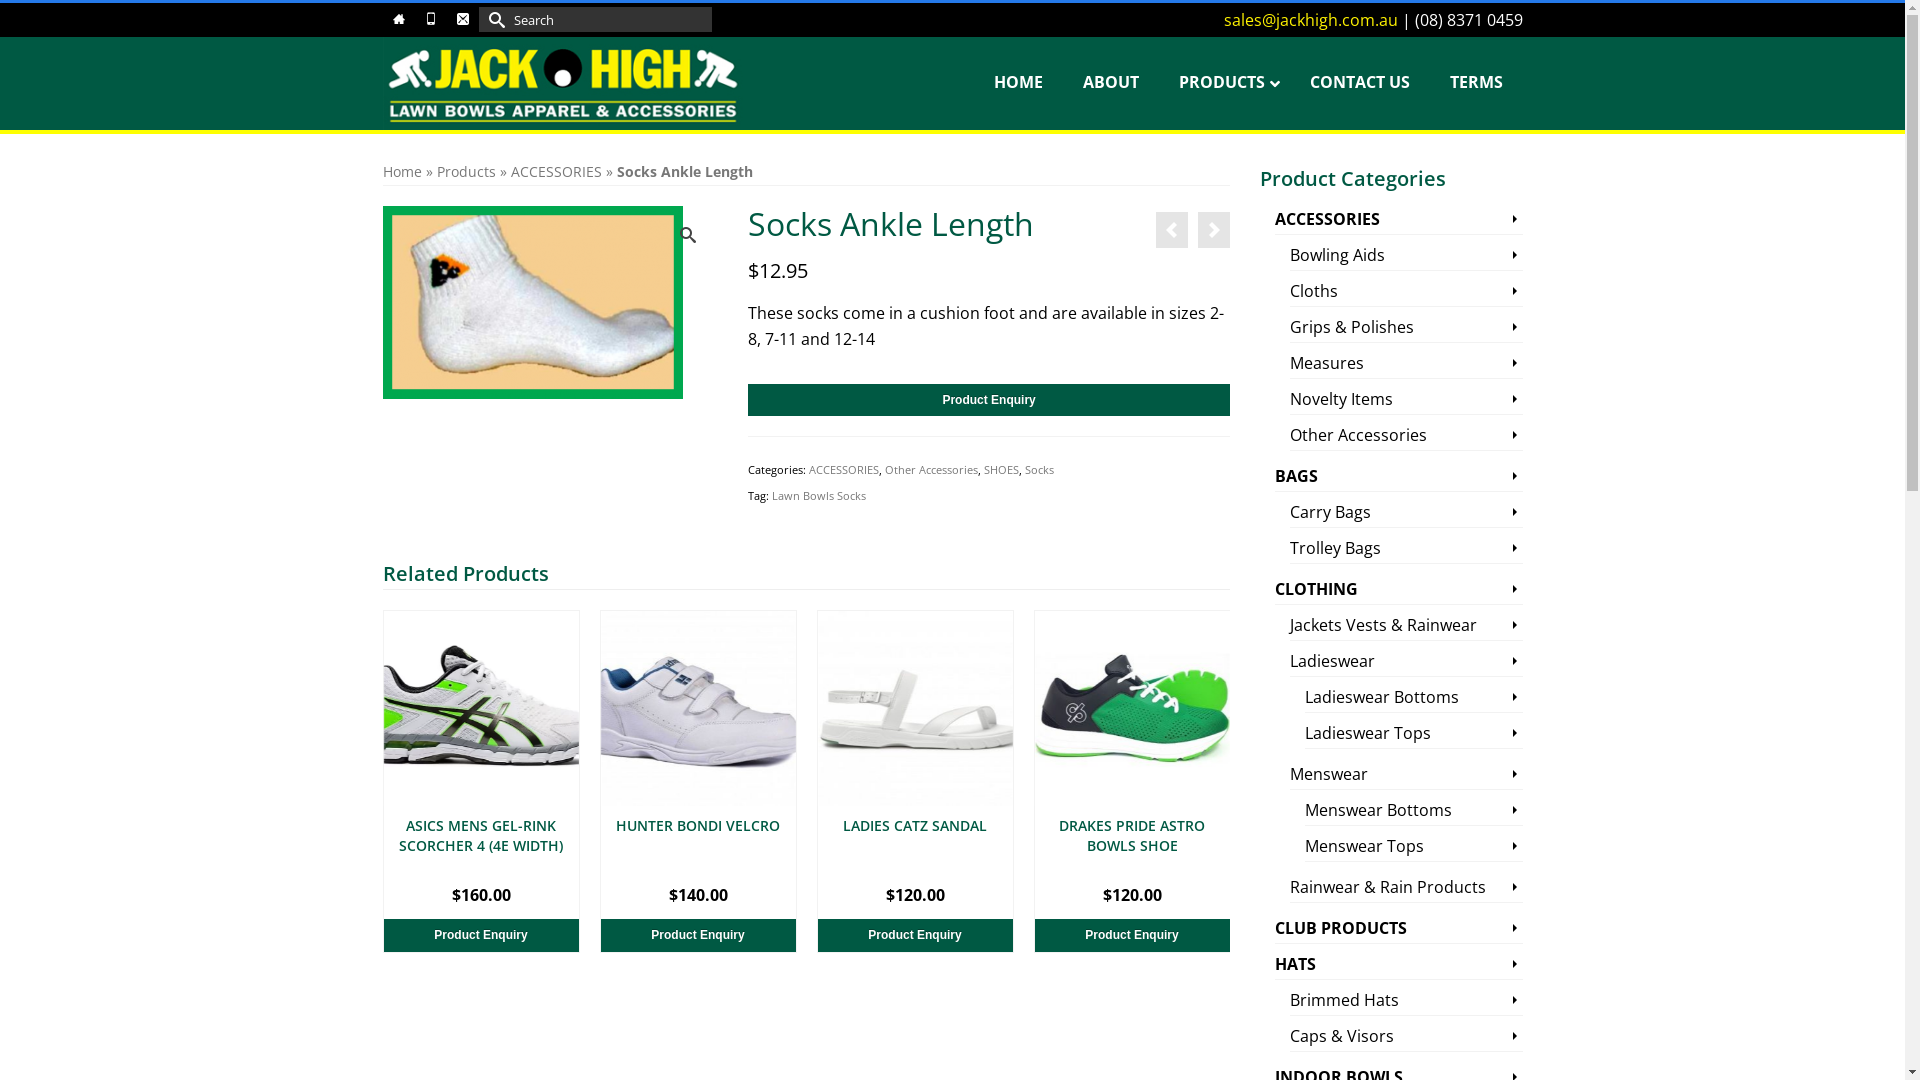  I want to click on 'Socks', so click(1025, 469).